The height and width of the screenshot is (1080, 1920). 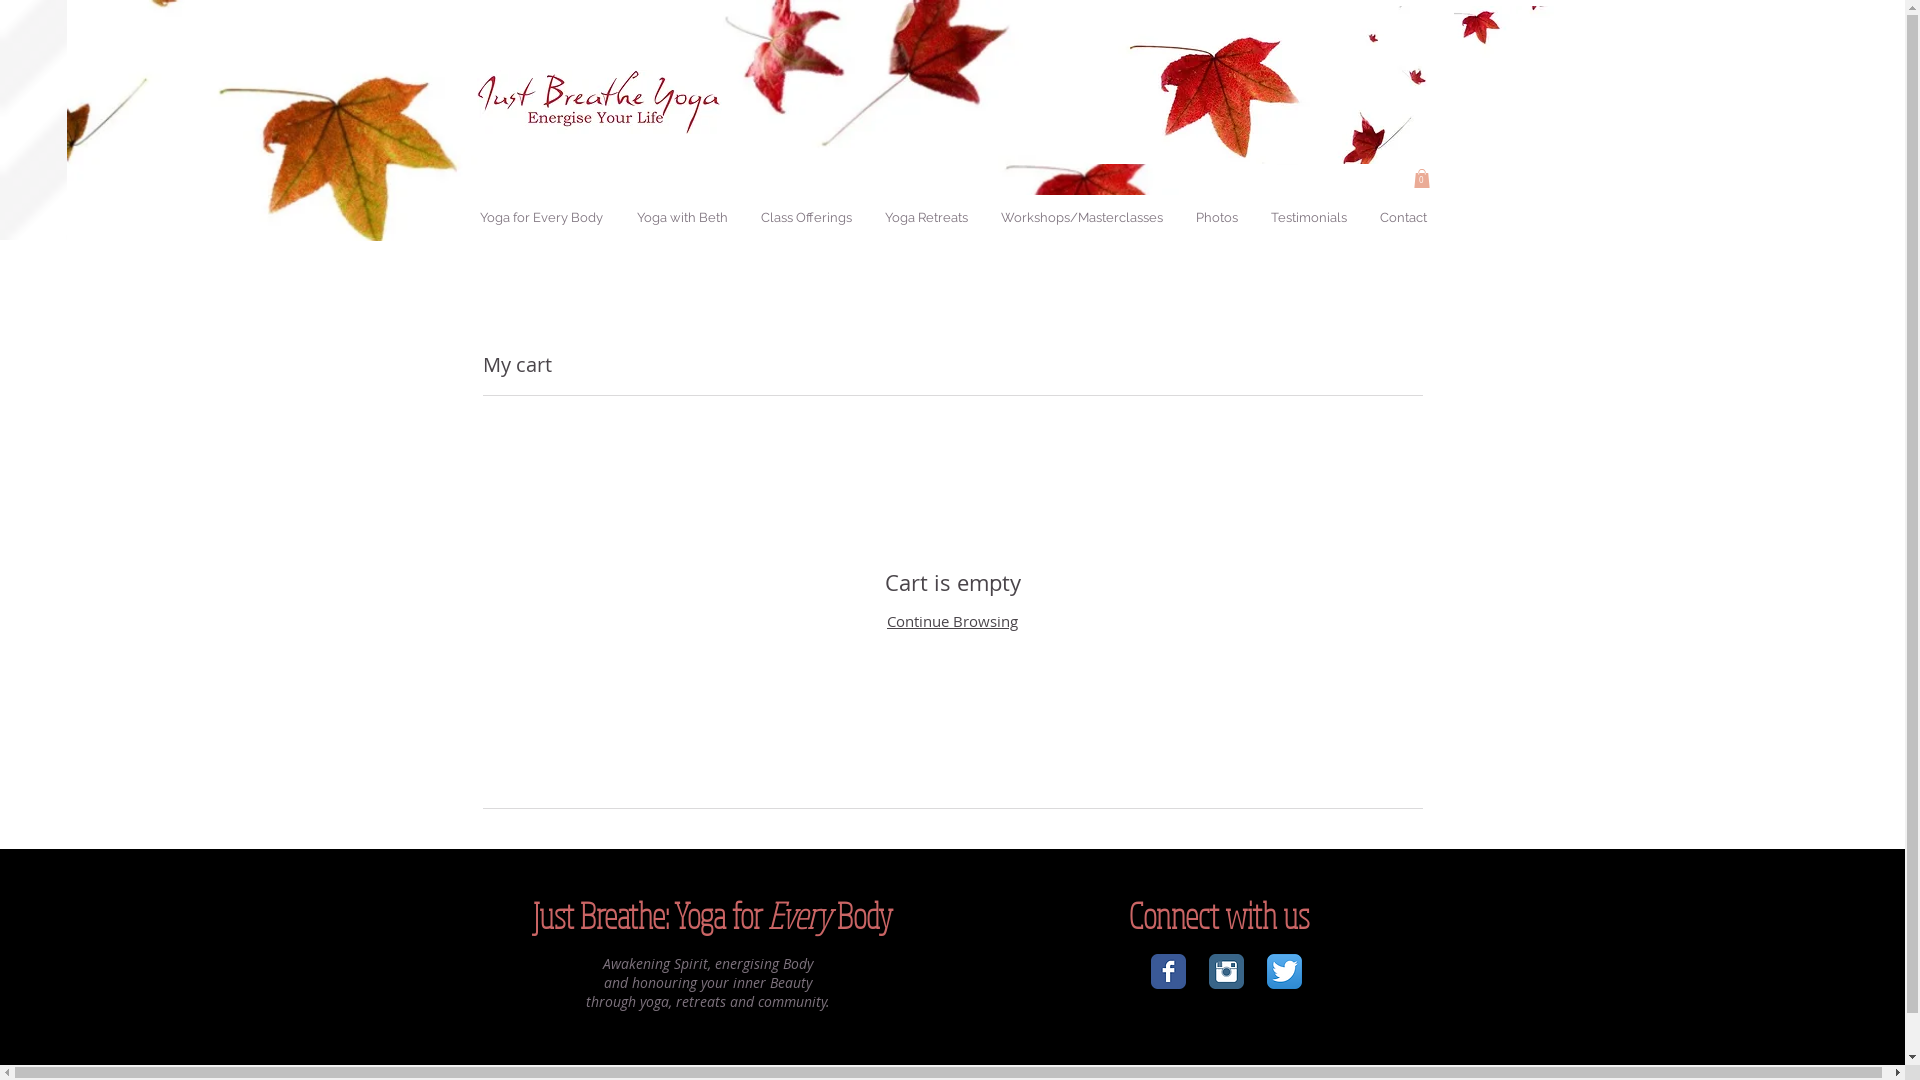 I want to click on '0', so click(x=1420, y=177).